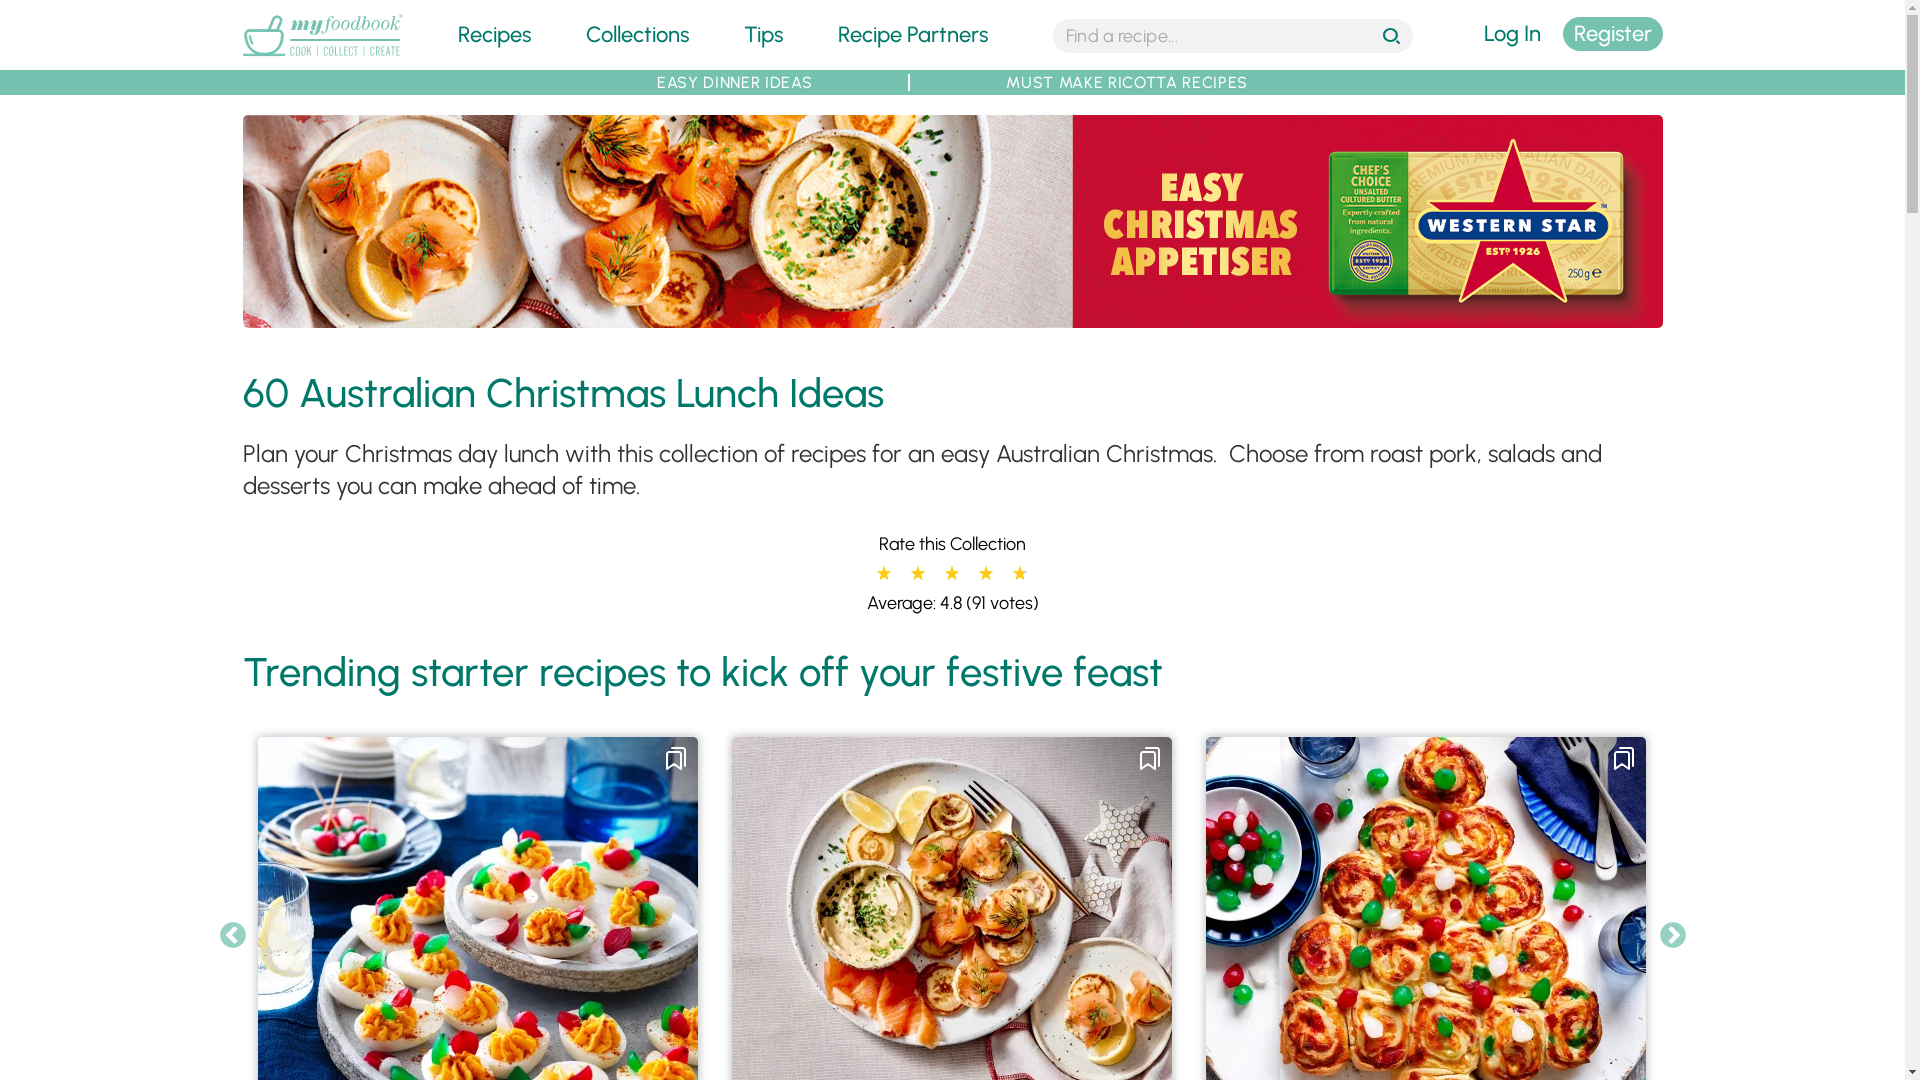 The image size is (1920, 1080). I want to click on 'go', so click(1392, 37).